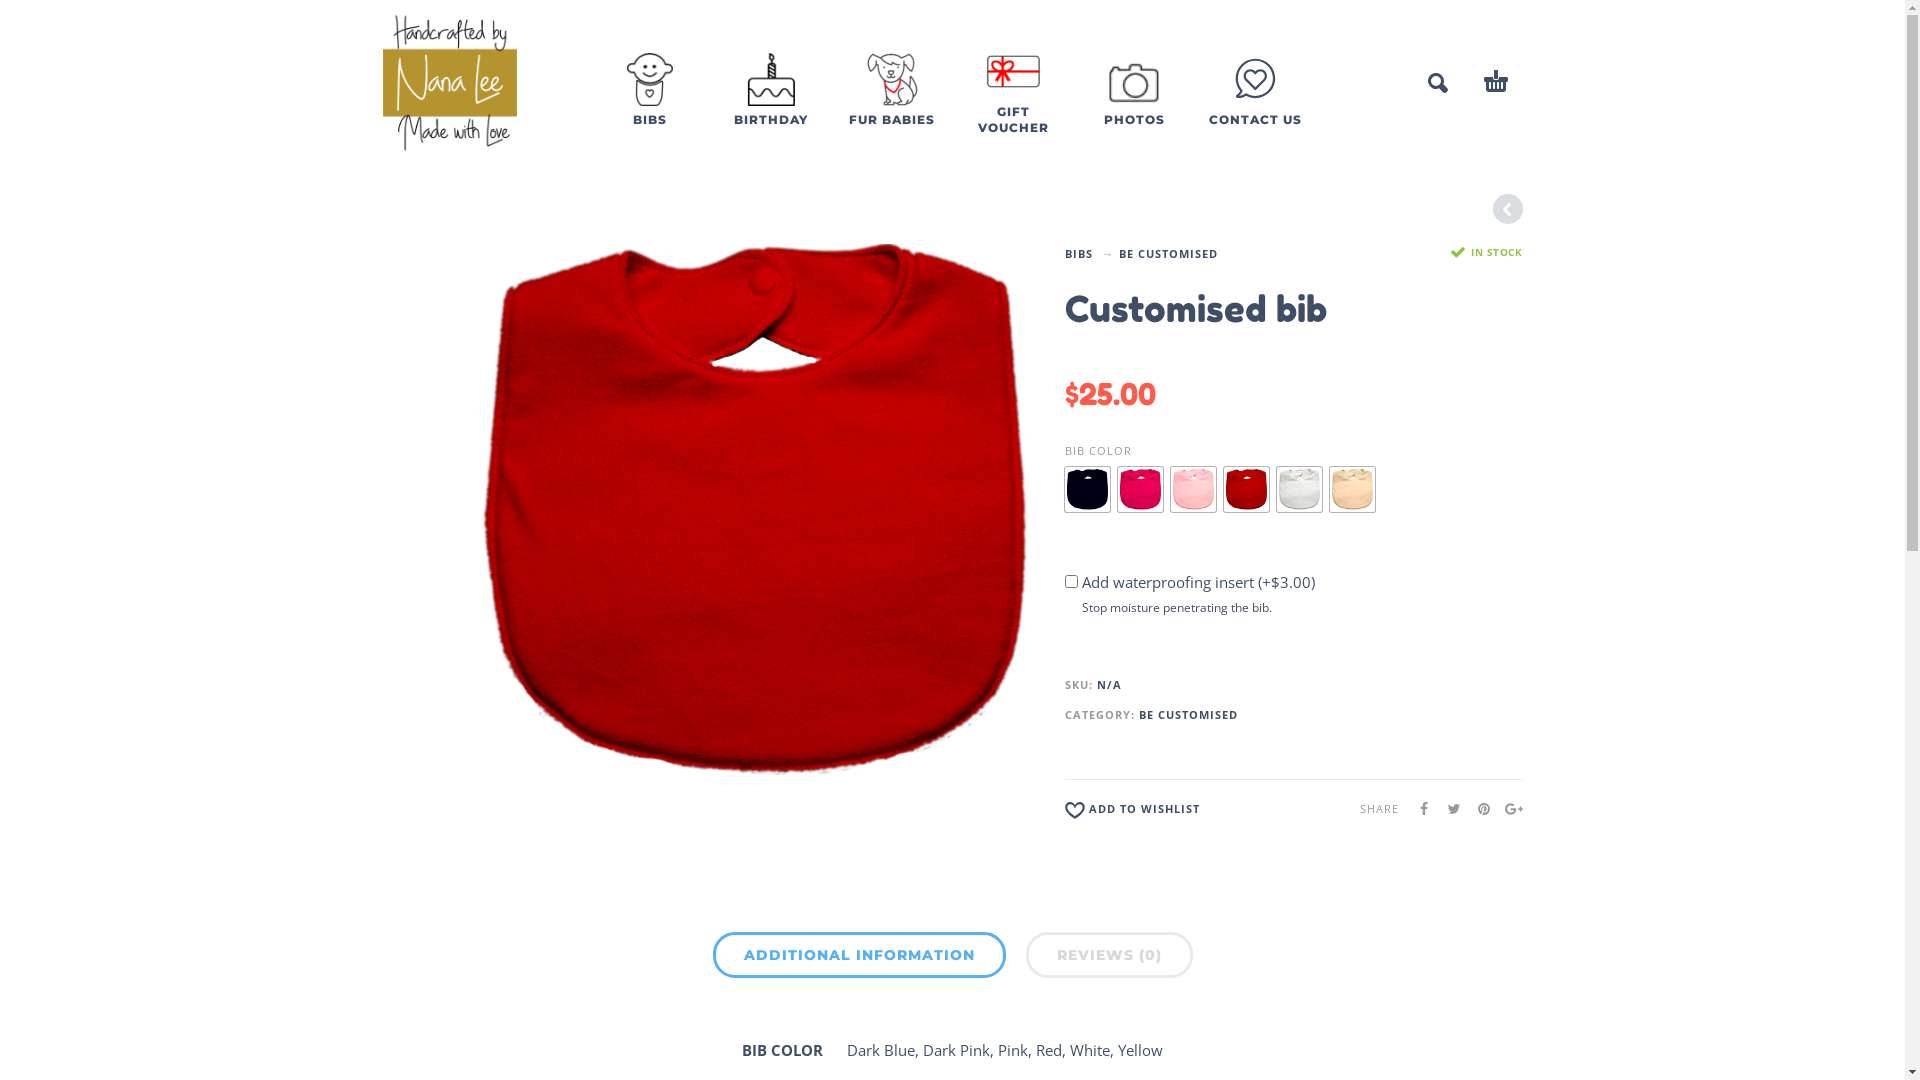 This screenshot has width=1920, height=1080. I want to click on 'CONTACT US', so click(1253, 116).